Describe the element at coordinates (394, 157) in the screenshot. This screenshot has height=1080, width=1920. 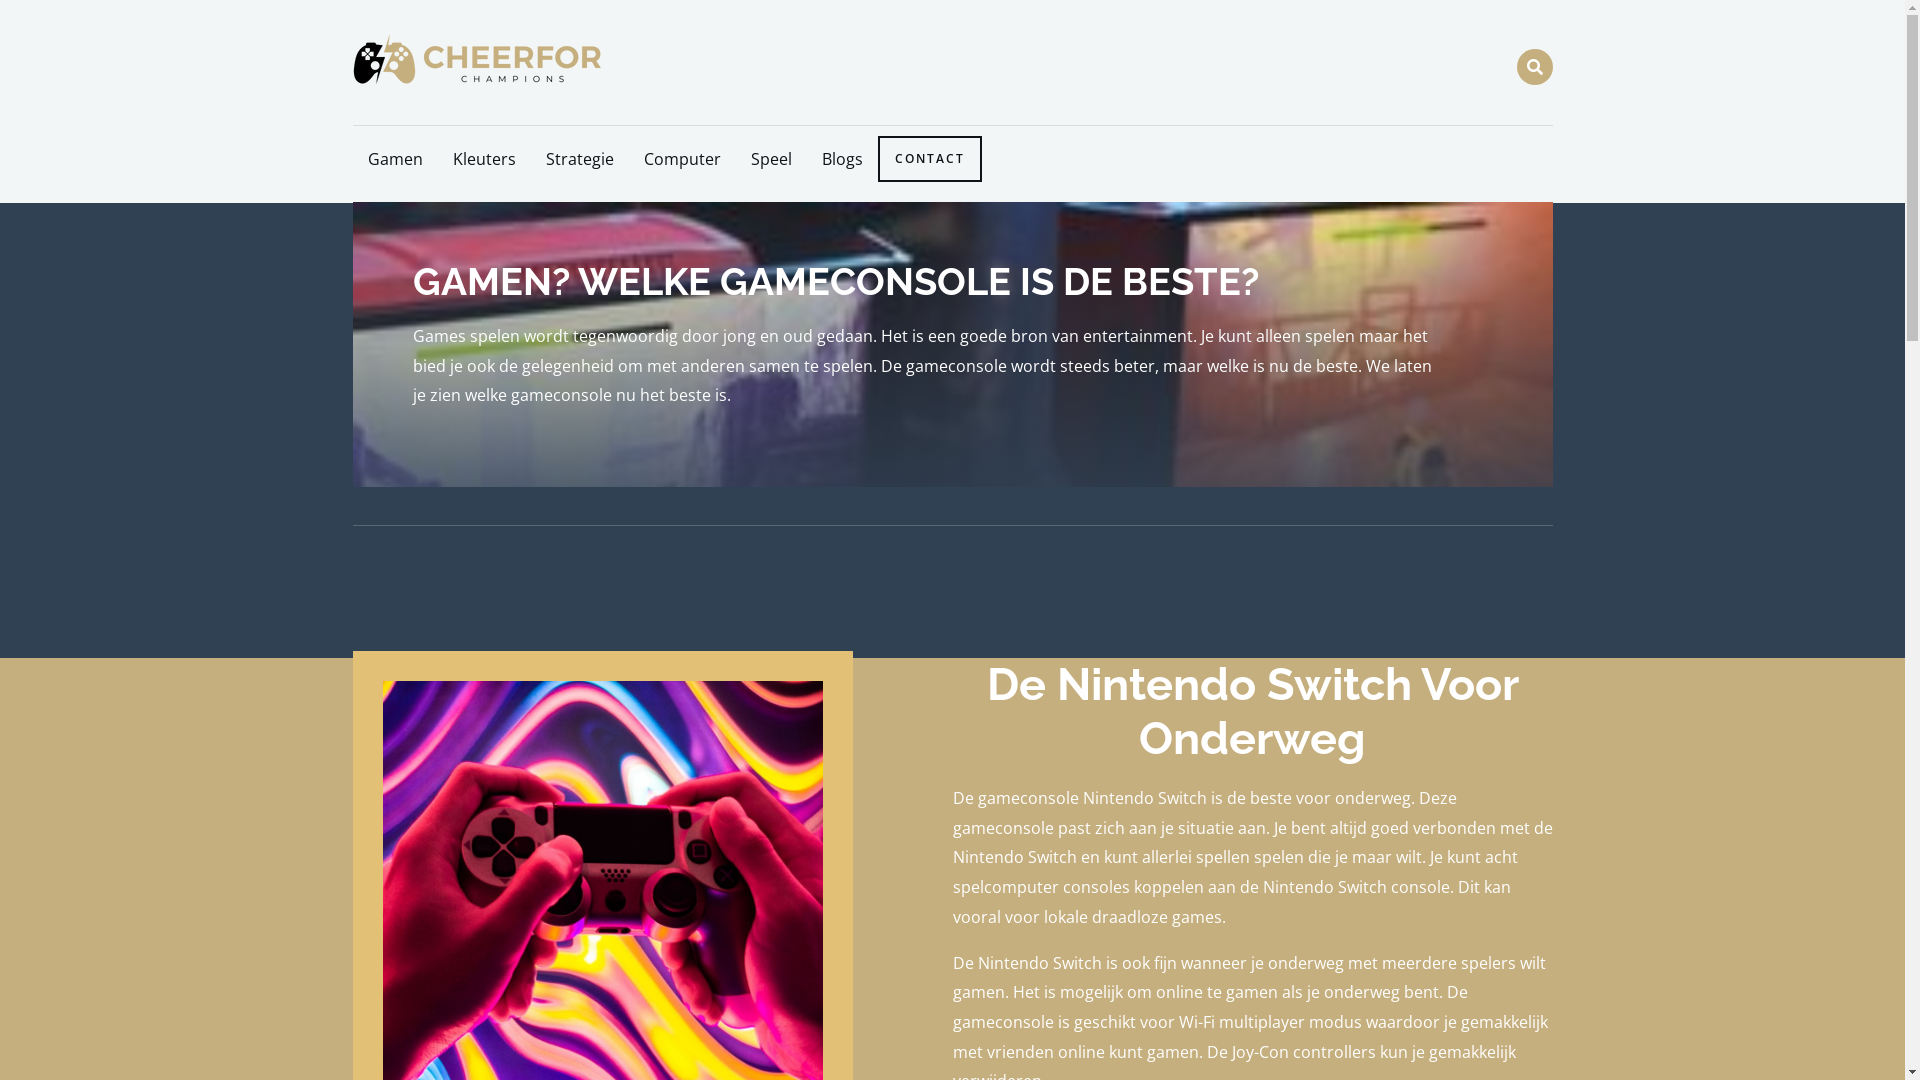
I see `'Gamen'` at that location.